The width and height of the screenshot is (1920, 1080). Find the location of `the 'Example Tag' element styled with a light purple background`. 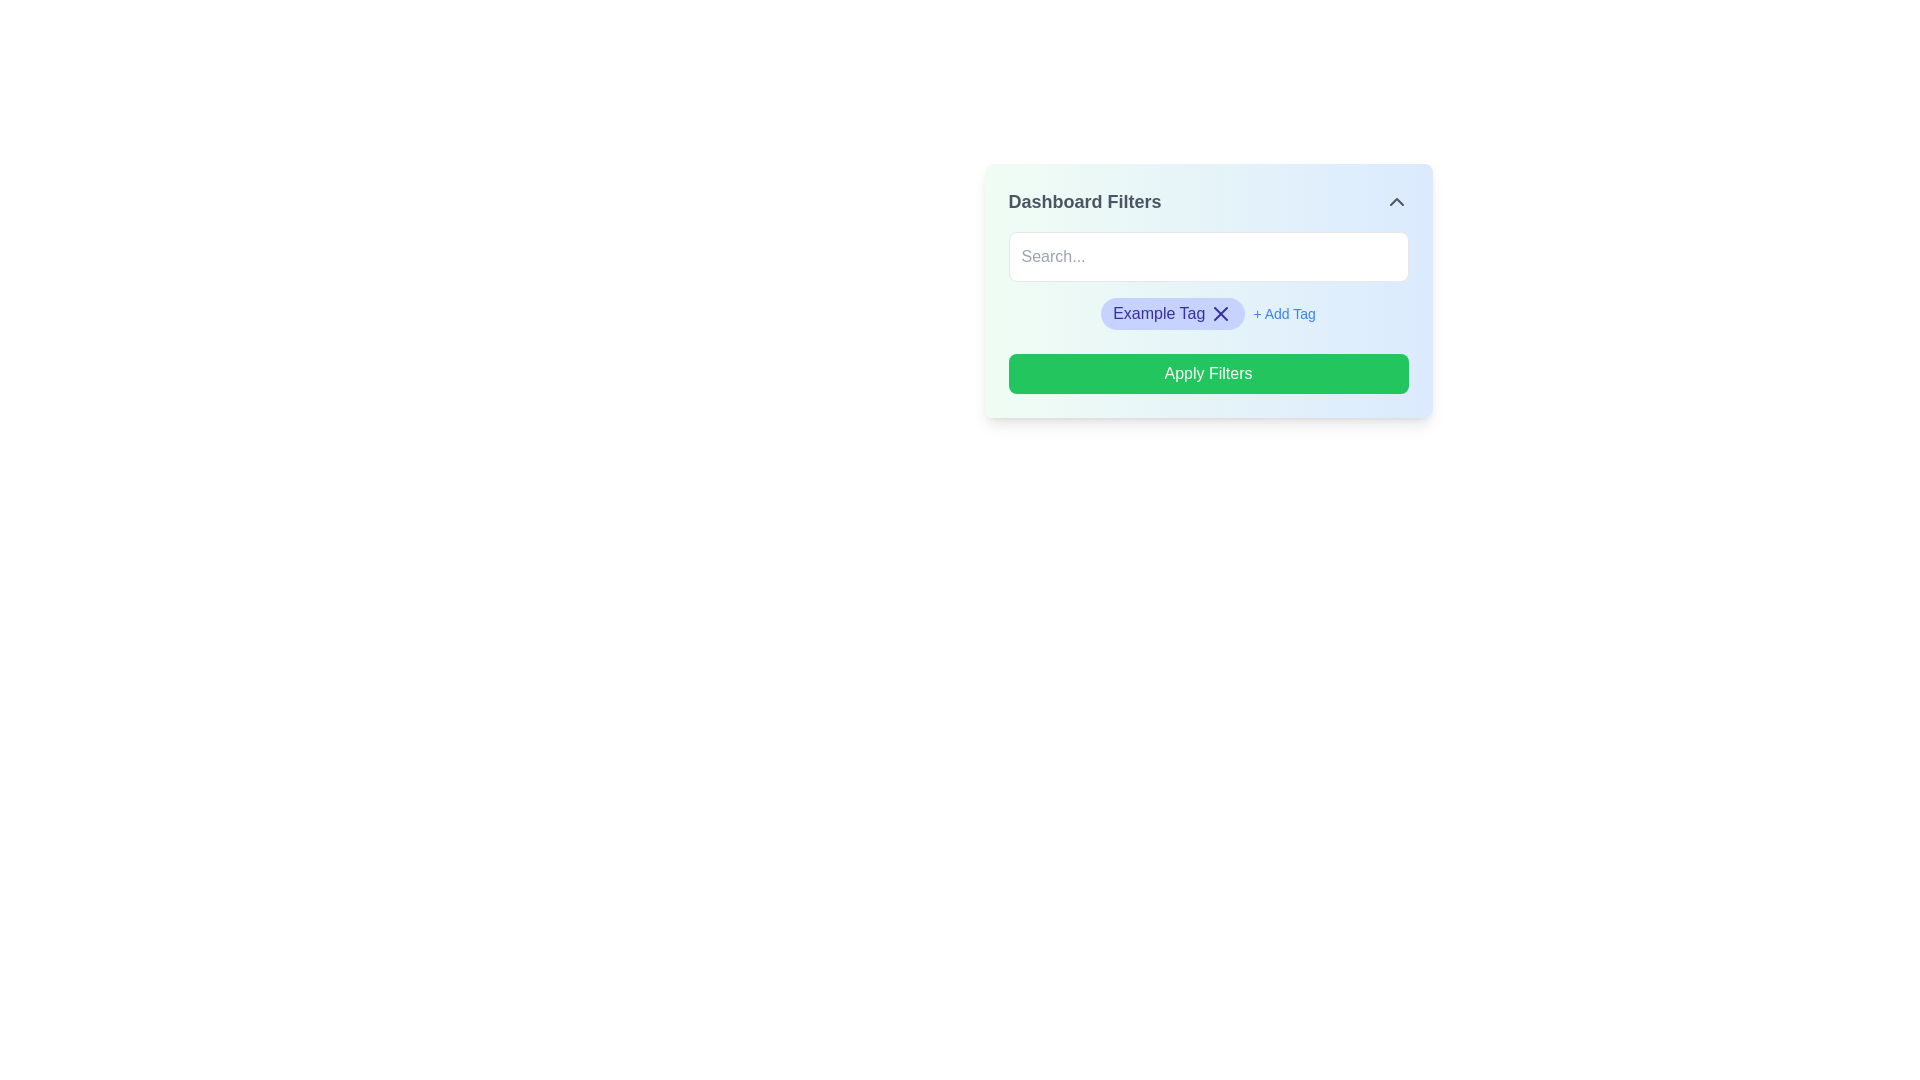

the 'Example Tag' element styled with a light purple background is located at coordinates (1207, 316).